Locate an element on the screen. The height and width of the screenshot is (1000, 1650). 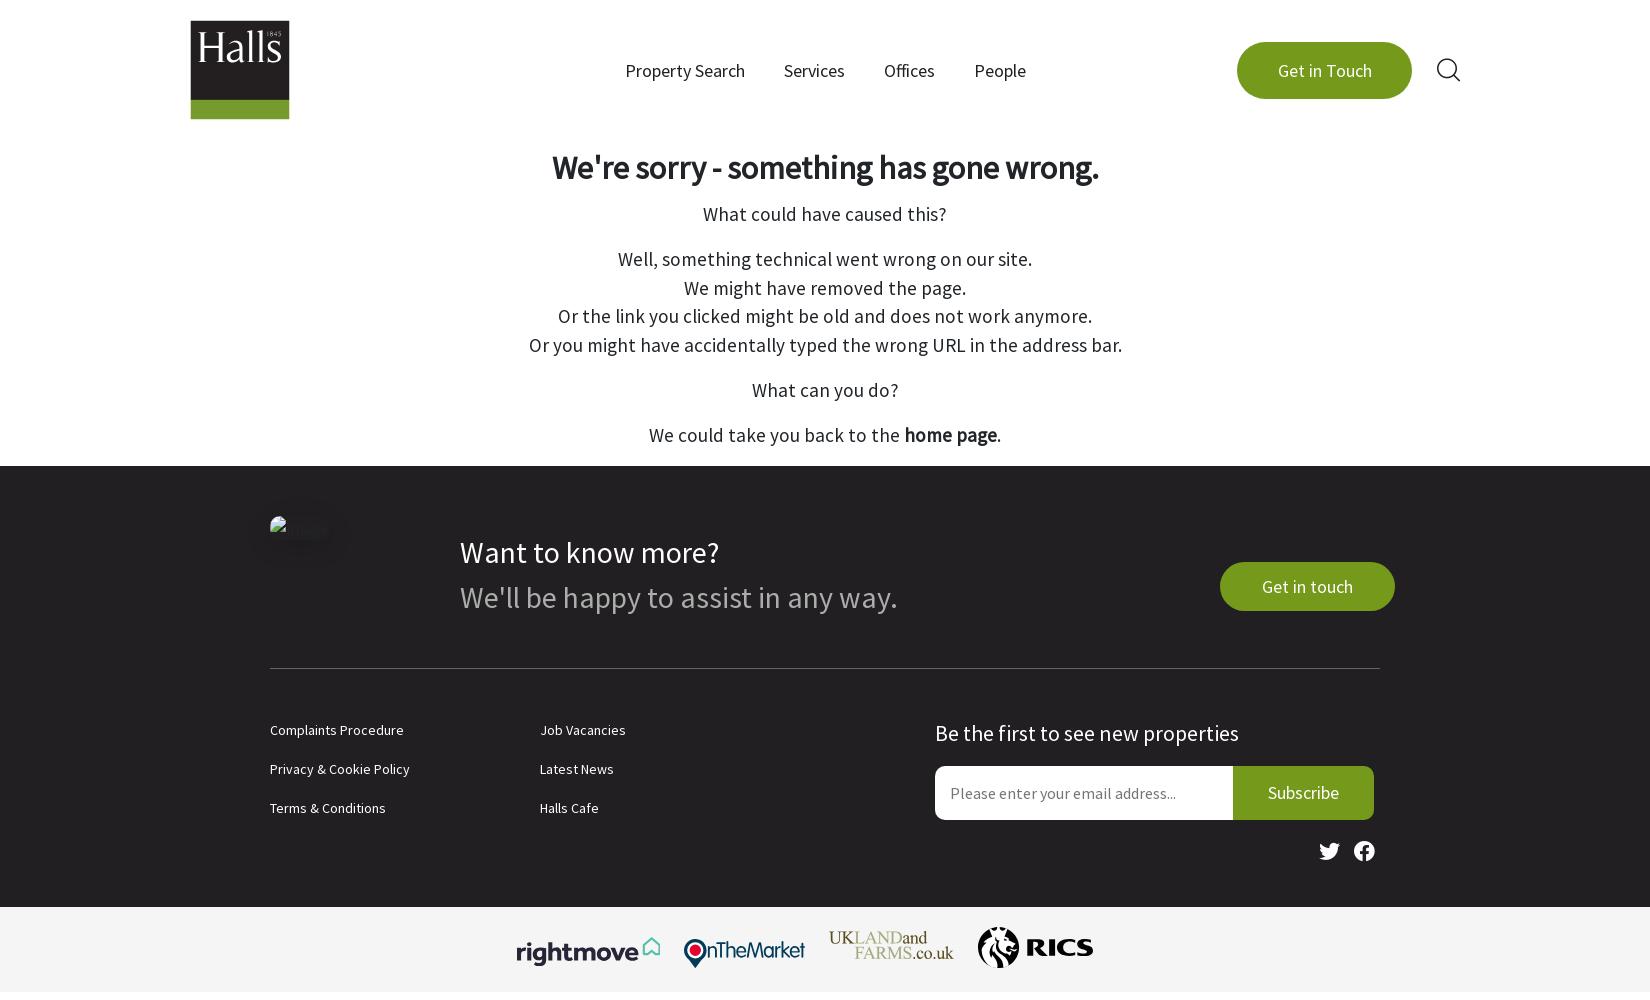
'Or you might have accidentally typed the wrong URL in the address bar.' is located at coordinates (823, 344).